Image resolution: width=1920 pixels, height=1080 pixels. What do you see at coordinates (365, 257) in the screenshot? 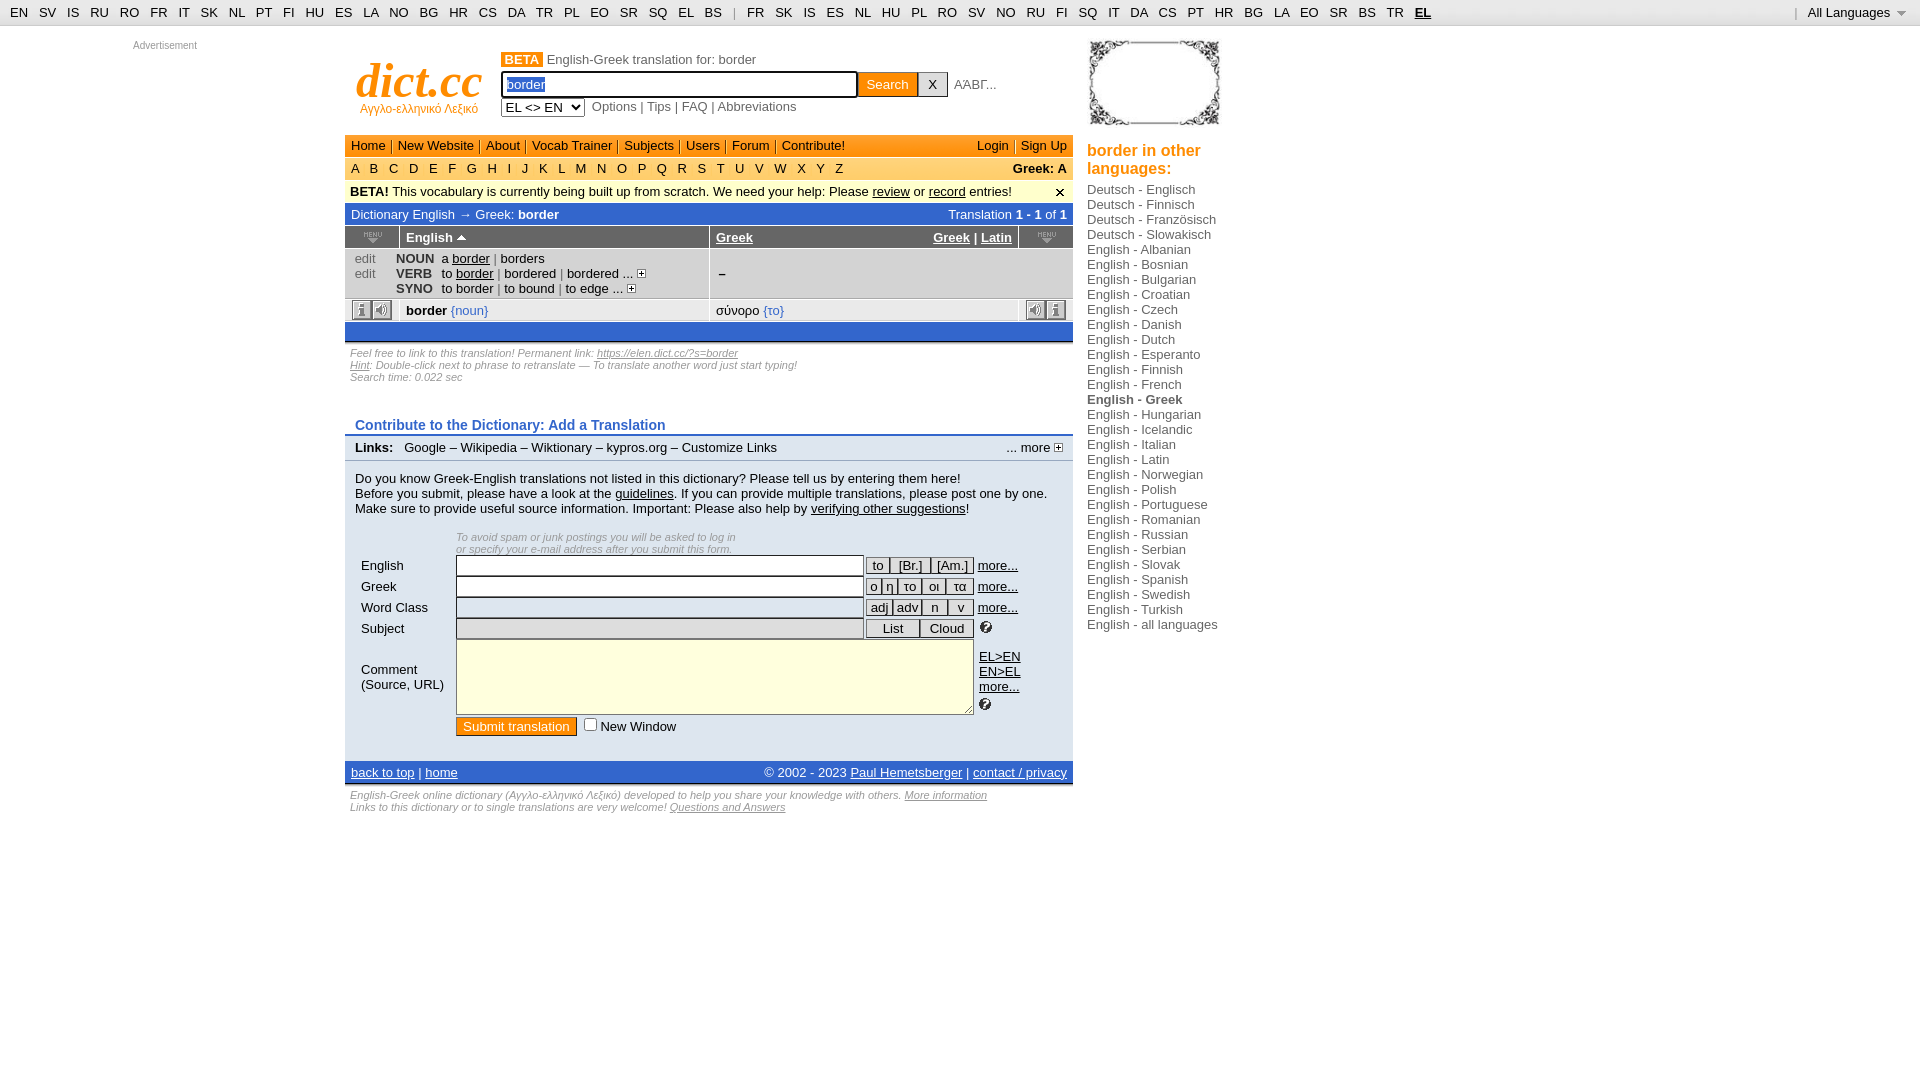
I see `'edit'` at bounding box center [365, 257].